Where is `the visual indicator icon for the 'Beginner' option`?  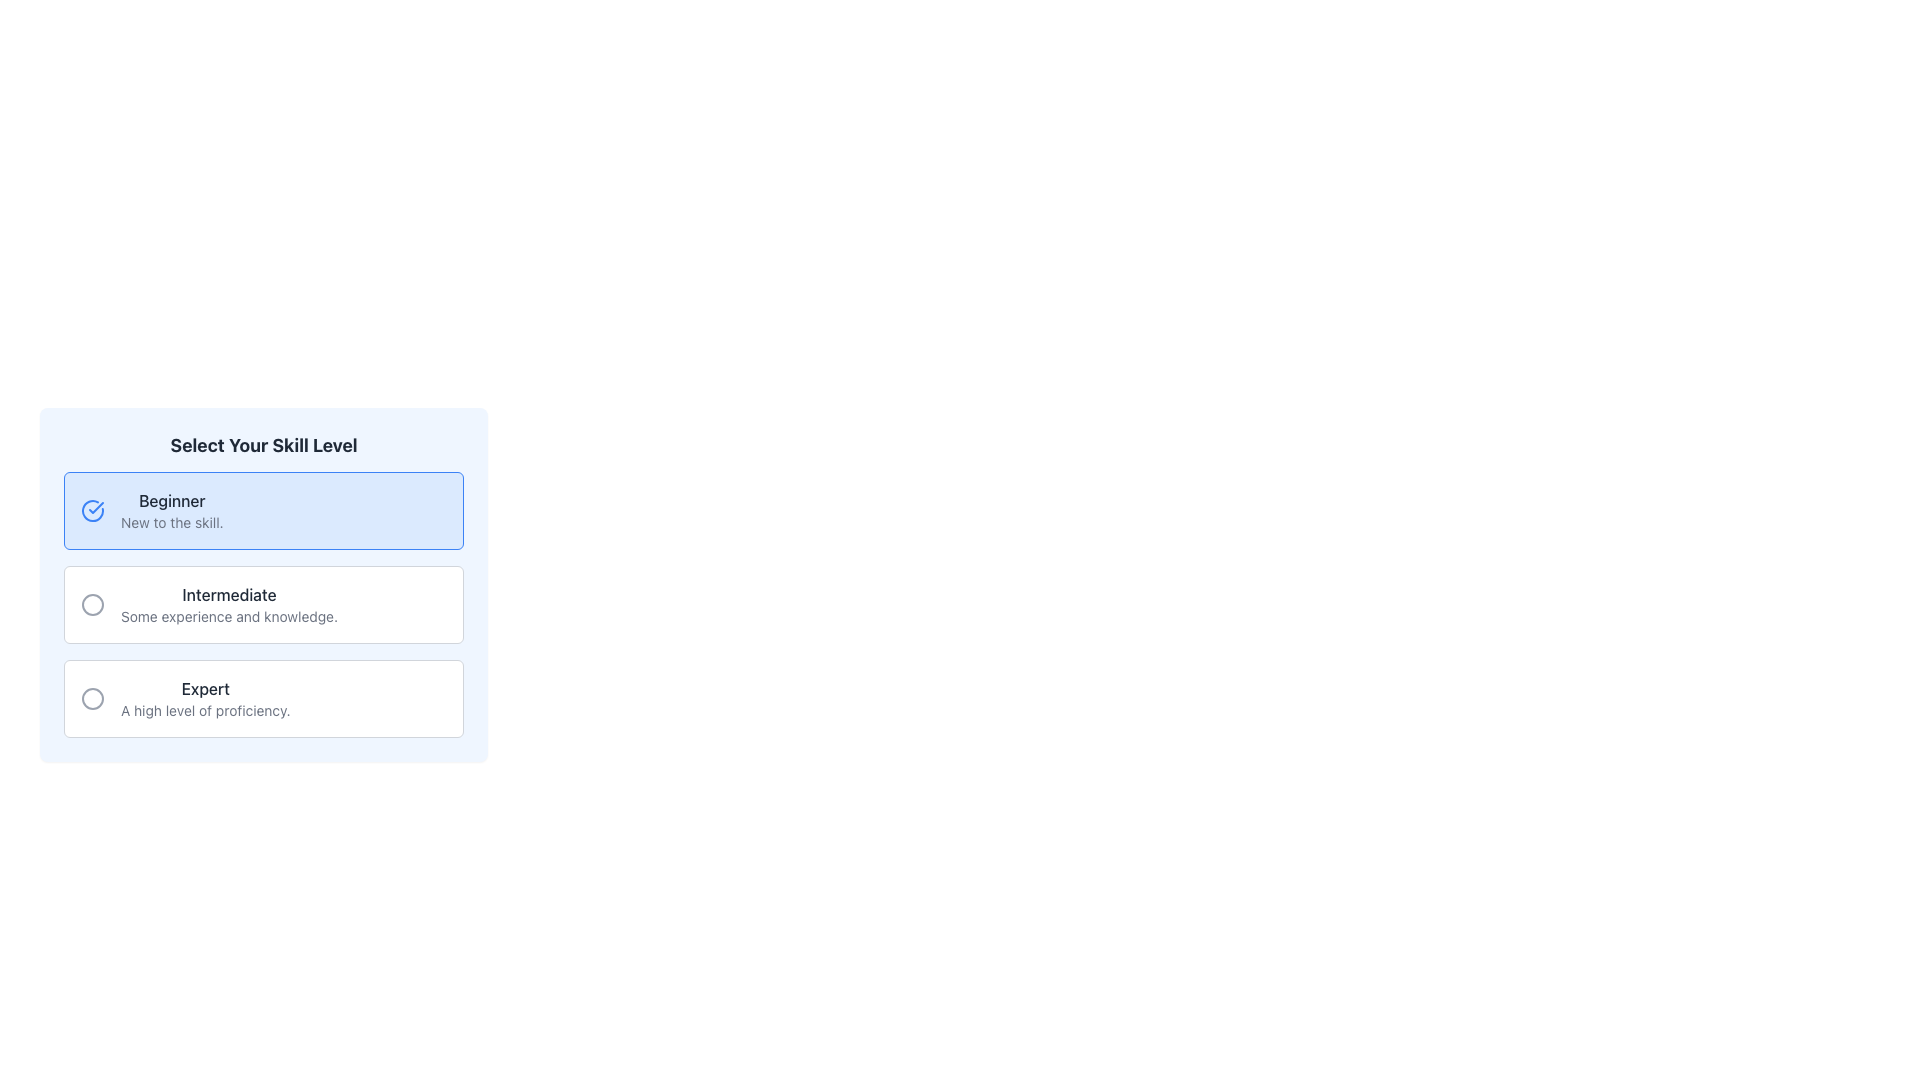
the visual indicator icon for the 'Beginner' option is located at coordinates (91, 509).